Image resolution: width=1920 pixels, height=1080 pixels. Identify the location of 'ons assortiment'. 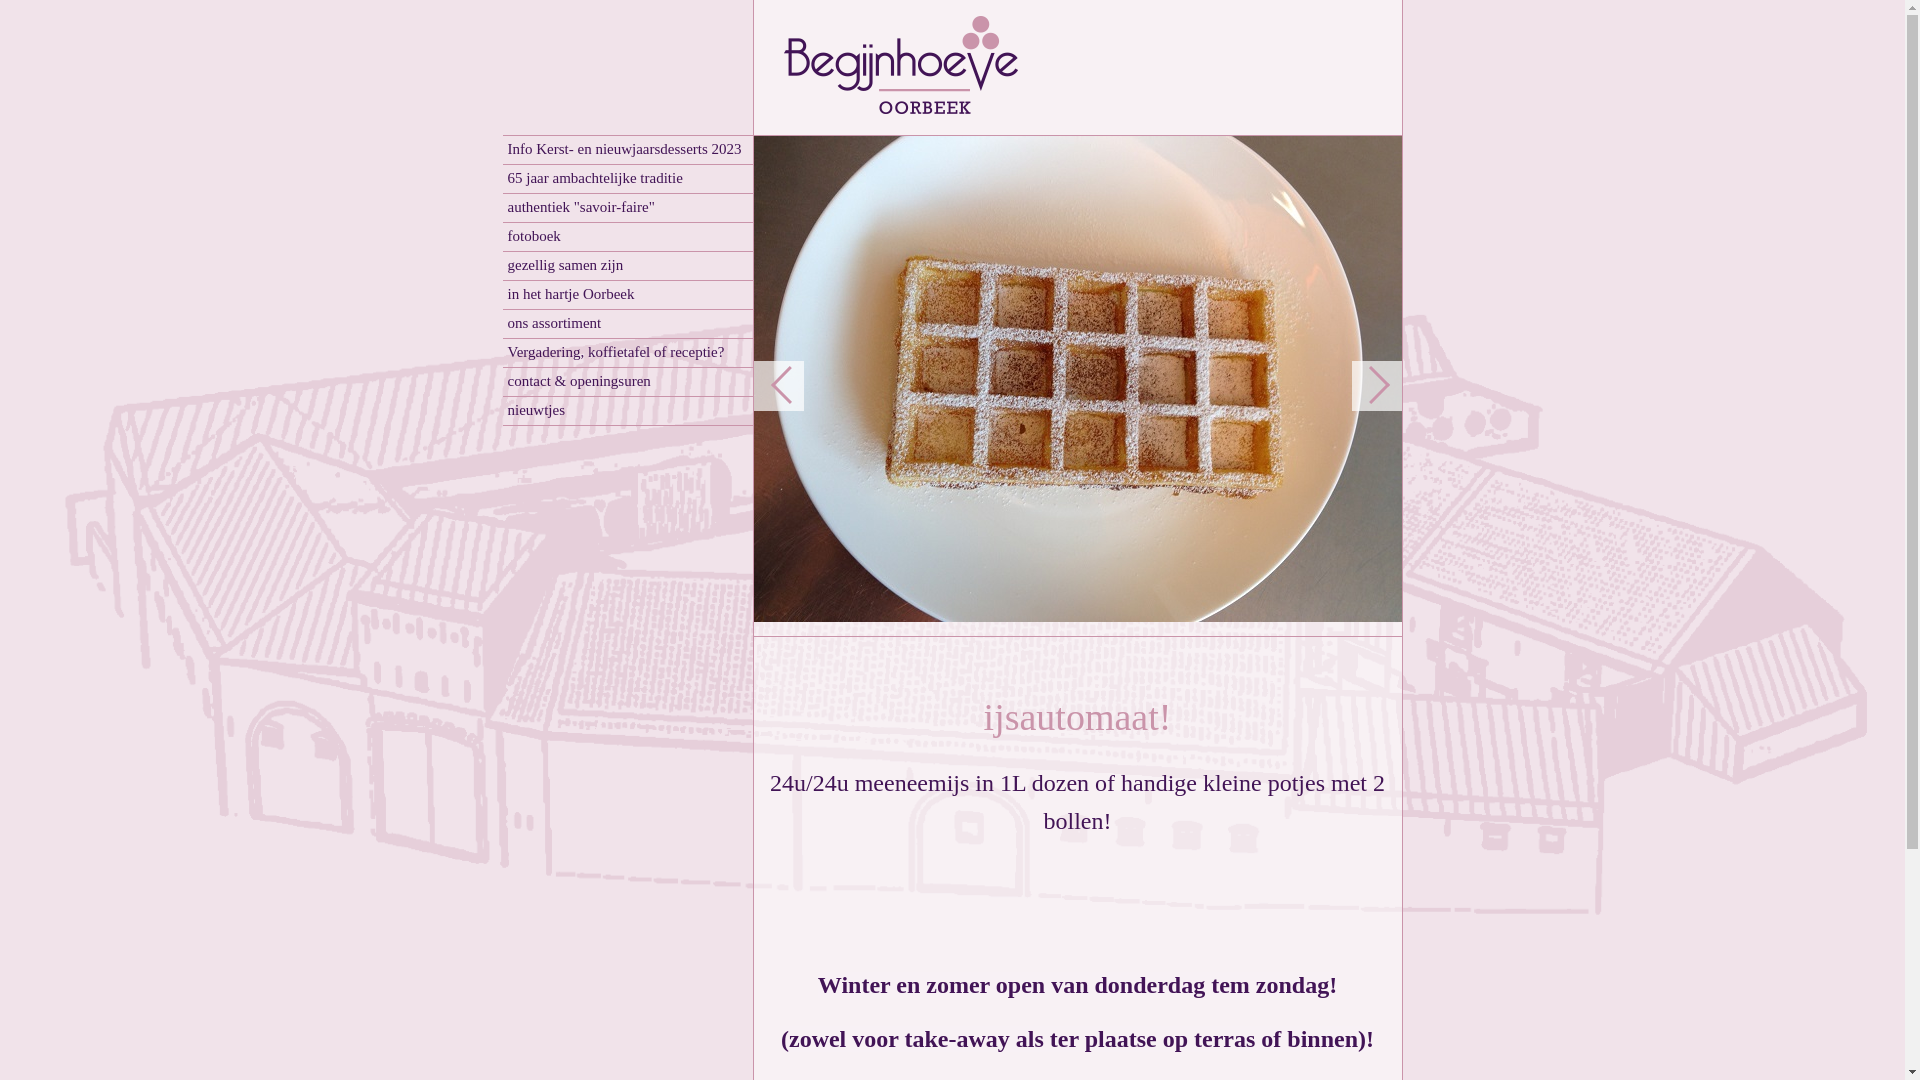
(626, 323).